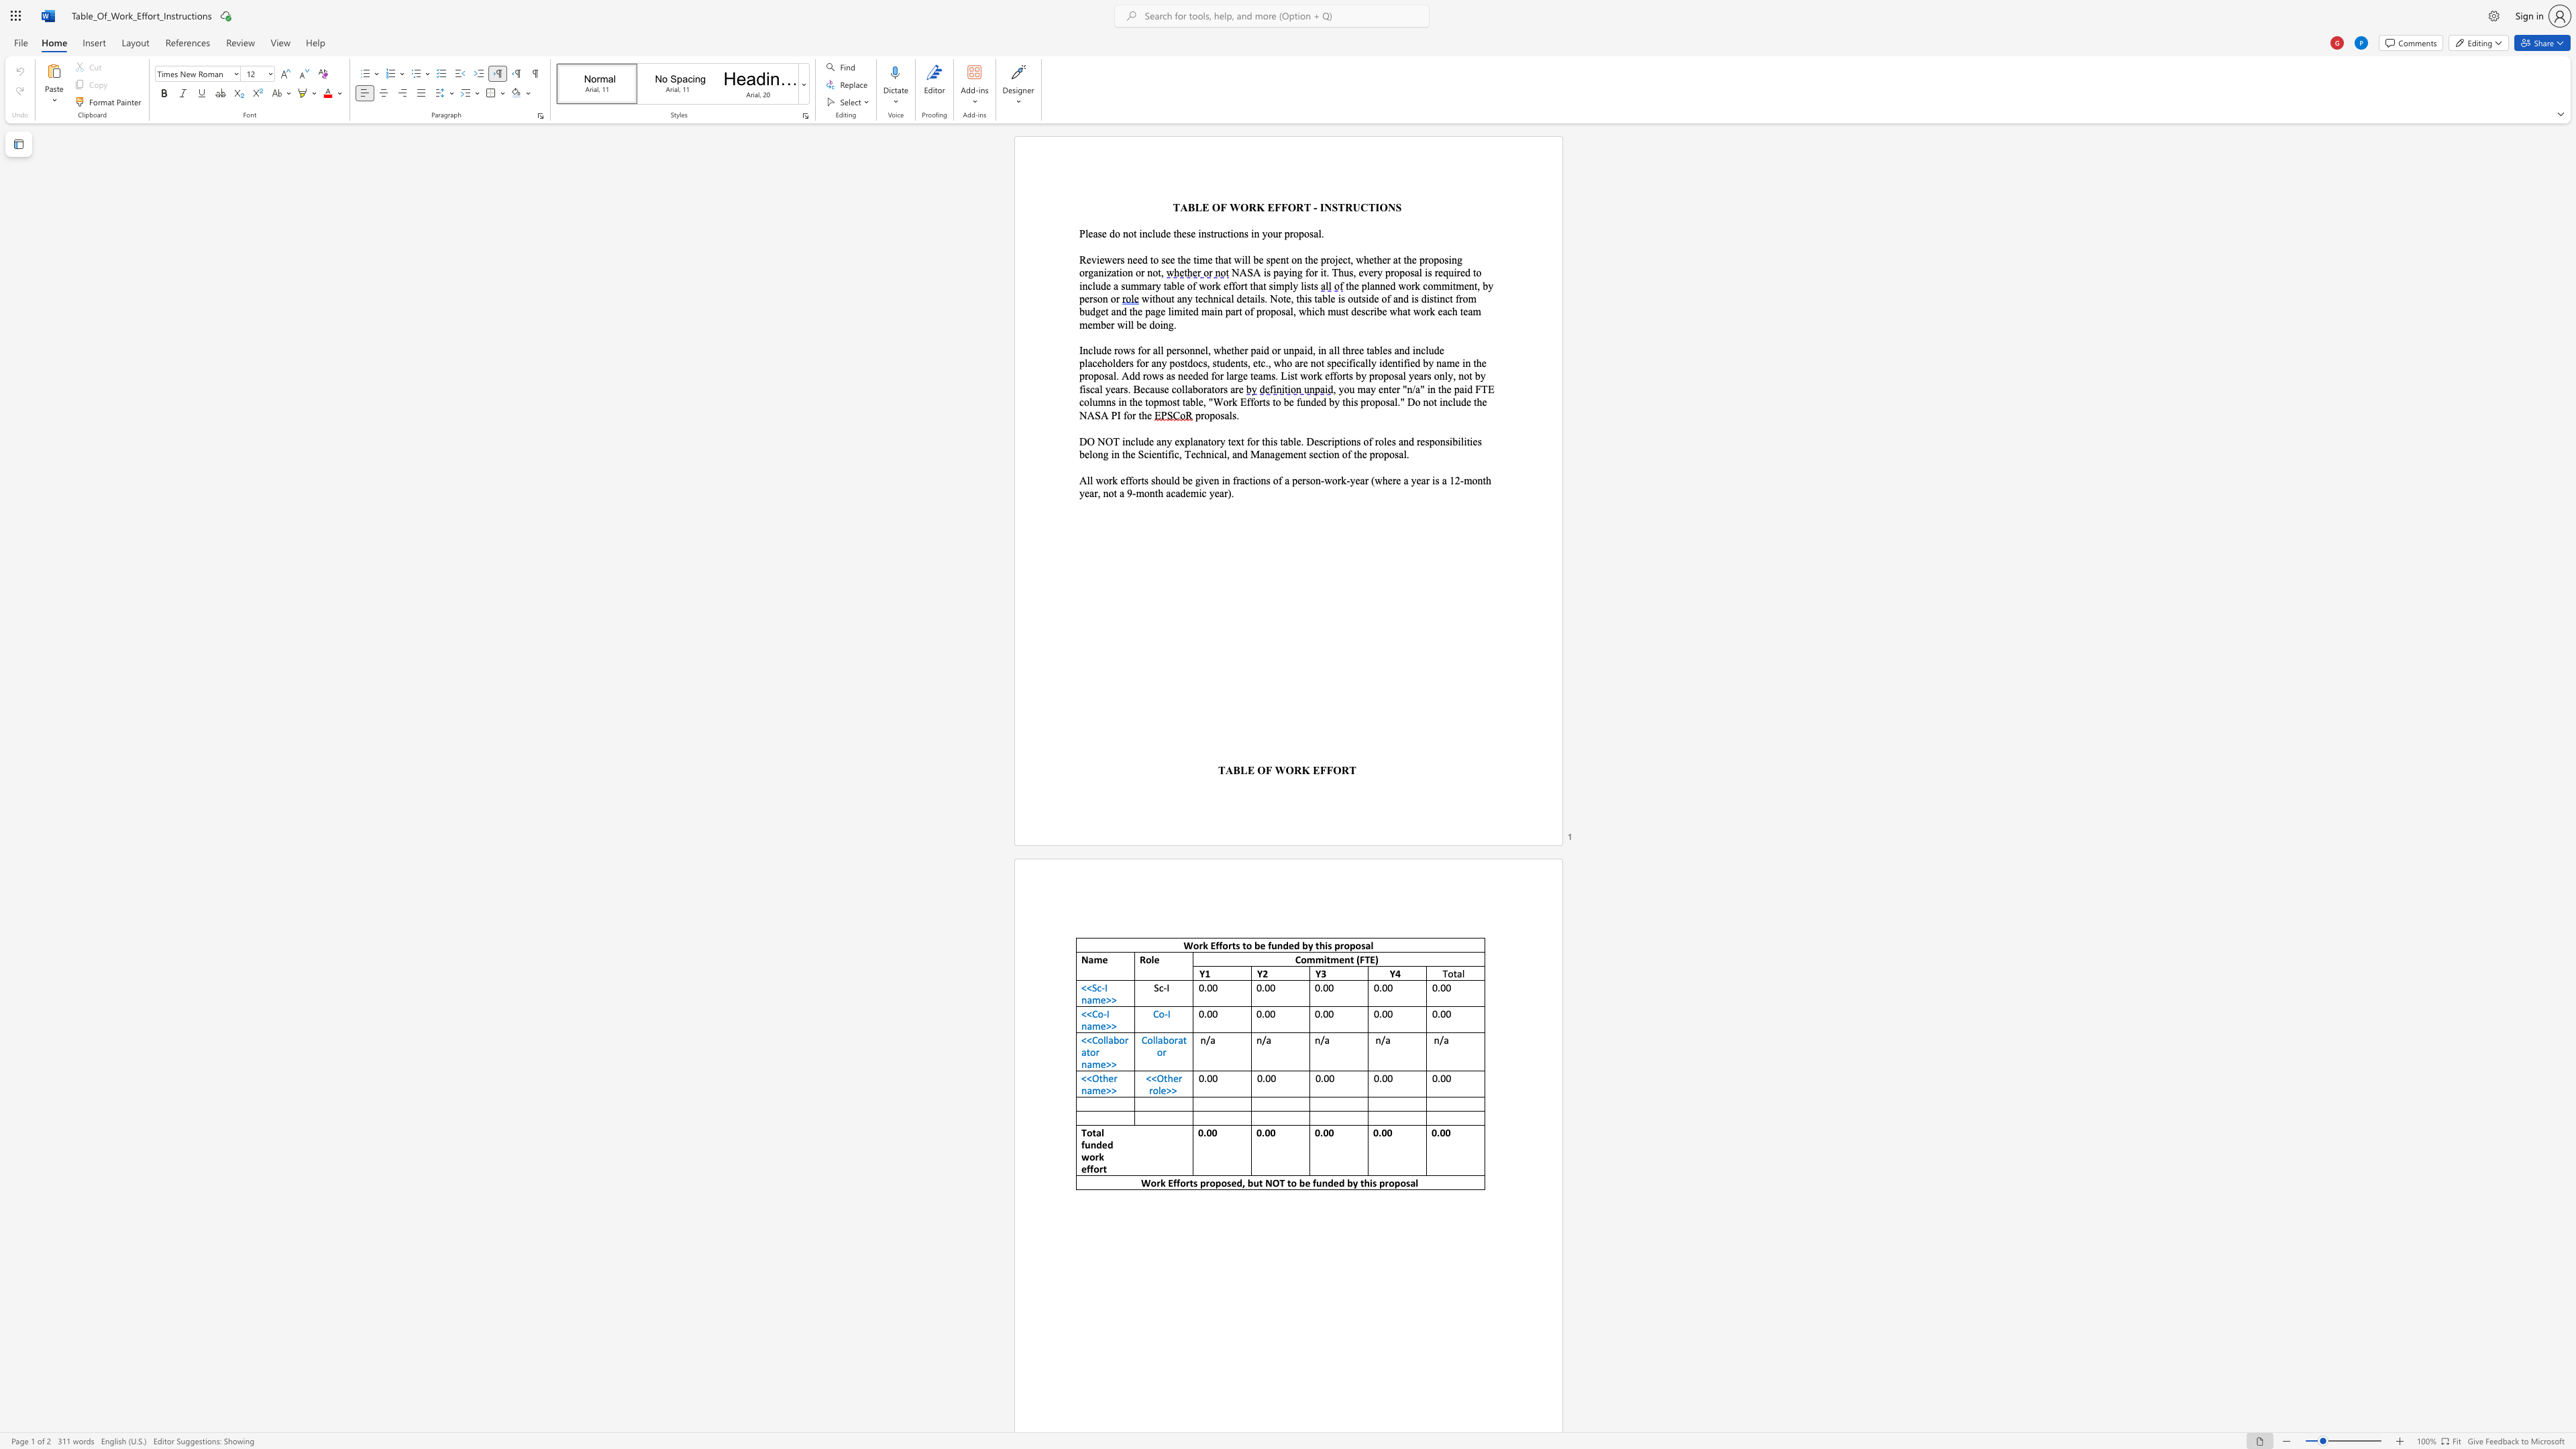 This screenshot has height=1449, width=2576. What do you see at coordinates (1346, 259) in the screenshot?
I see `the space between the continuous character "c" and "t" in the text` at bounding box center [1346, 259].